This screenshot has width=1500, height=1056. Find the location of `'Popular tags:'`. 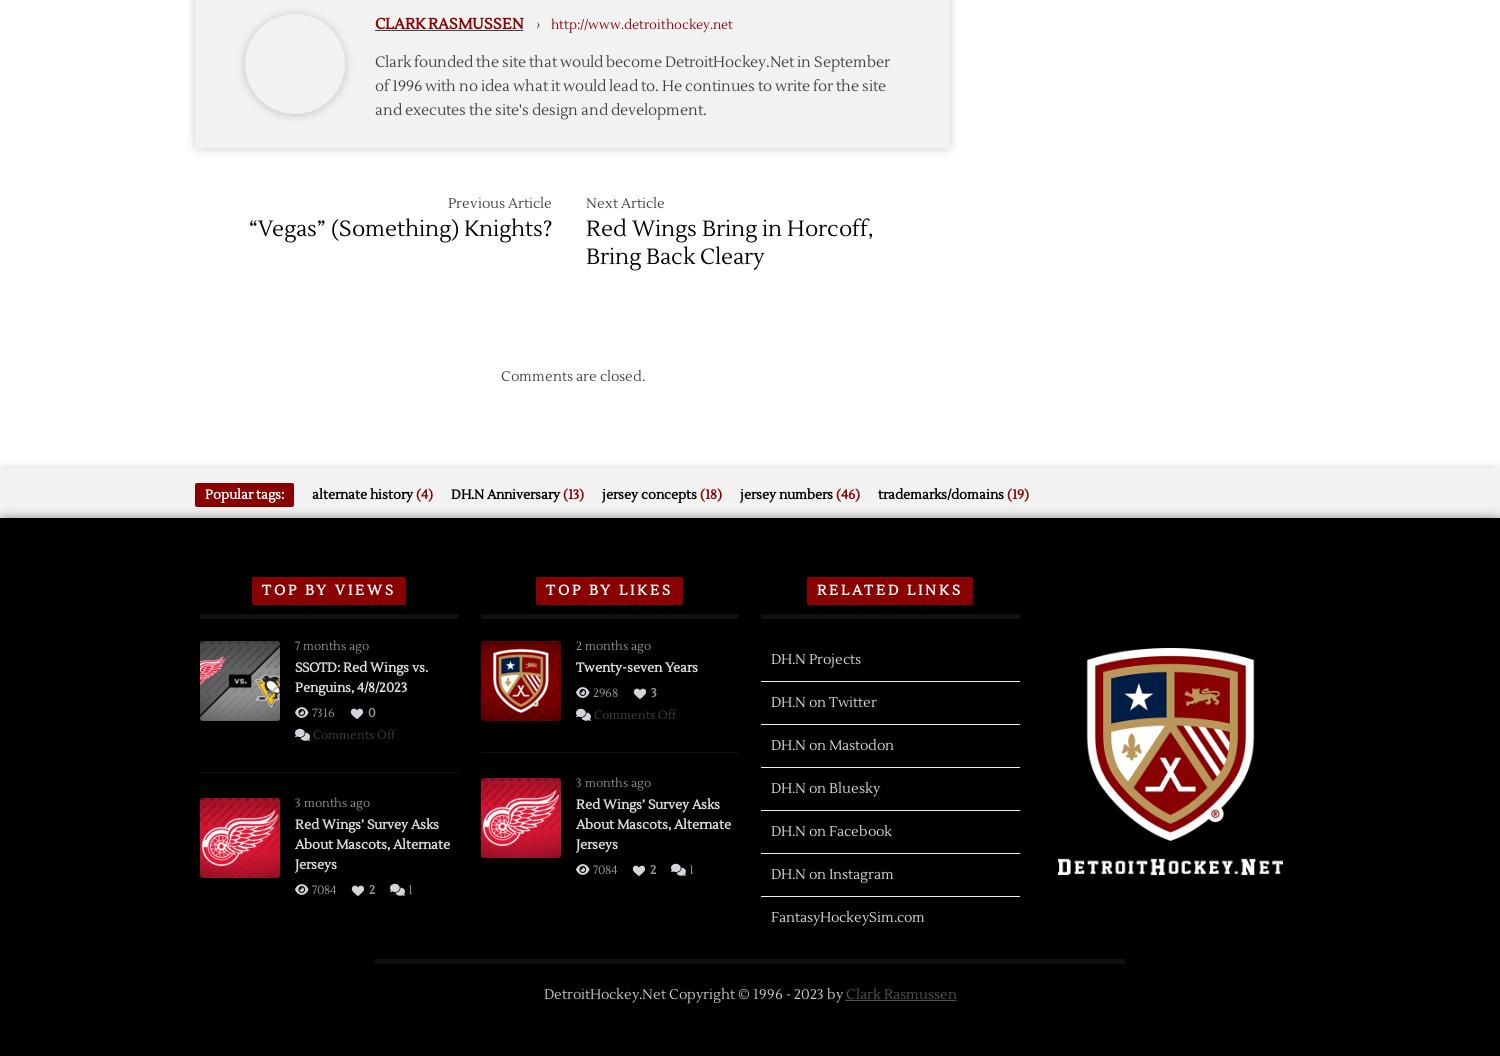

'Popular tags:' is located at coordinates (204, 492).